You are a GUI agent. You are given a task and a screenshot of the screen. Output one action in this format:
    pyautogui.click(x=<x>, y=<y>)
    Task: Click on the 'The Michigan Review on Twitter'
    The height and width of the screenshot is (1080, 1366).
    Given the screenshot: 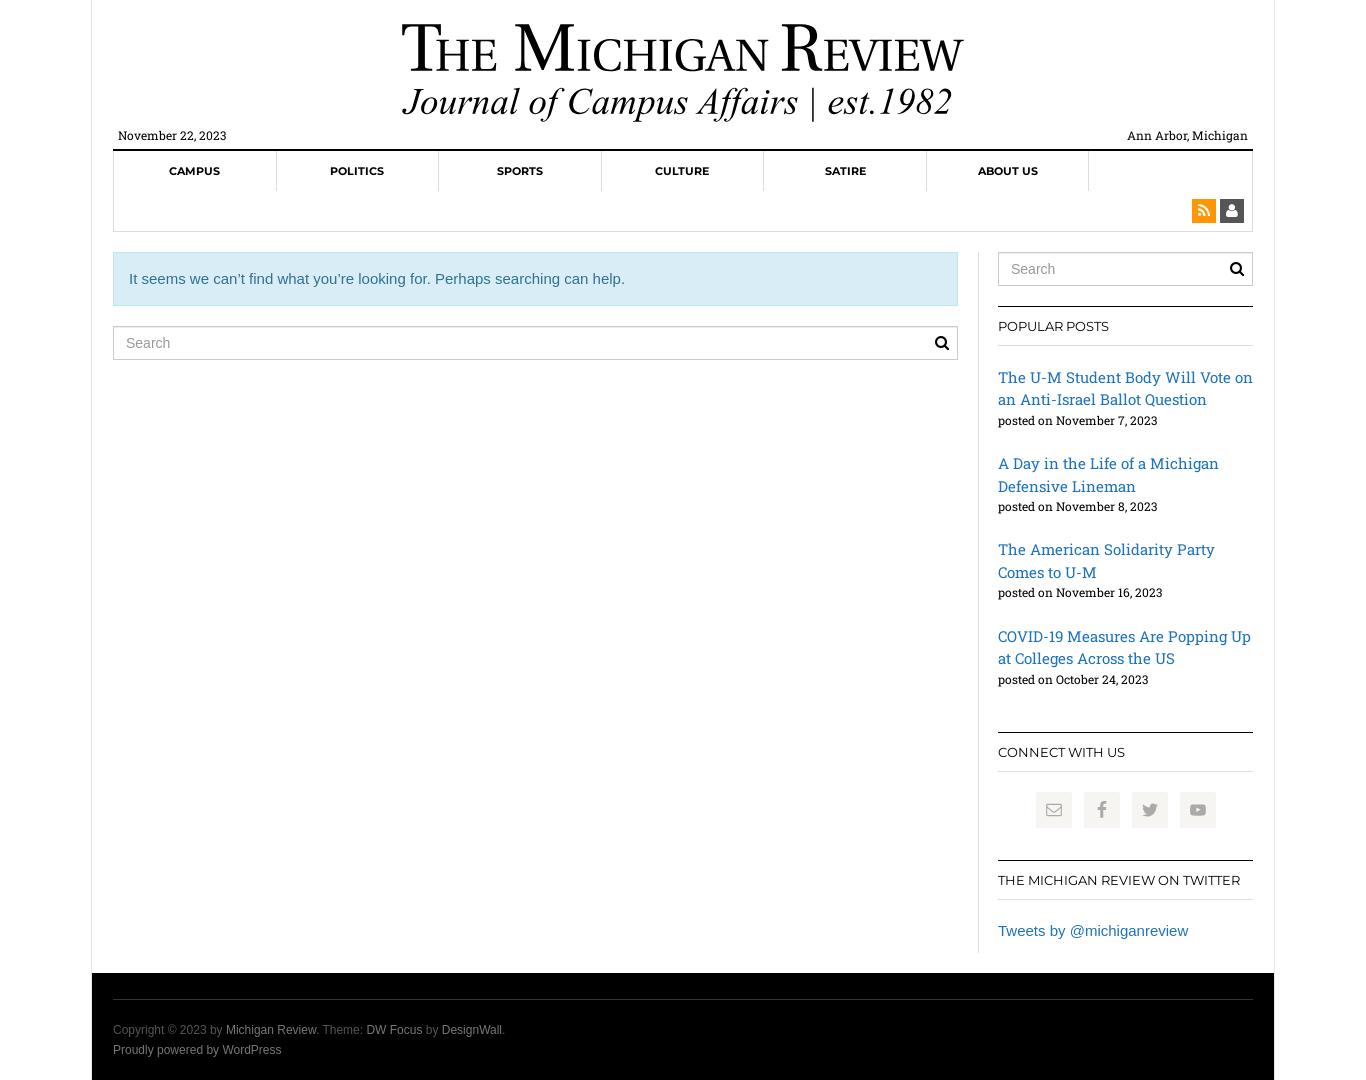 What is the action you would take?
    pyautogui.click(x=1118, y=878)
    